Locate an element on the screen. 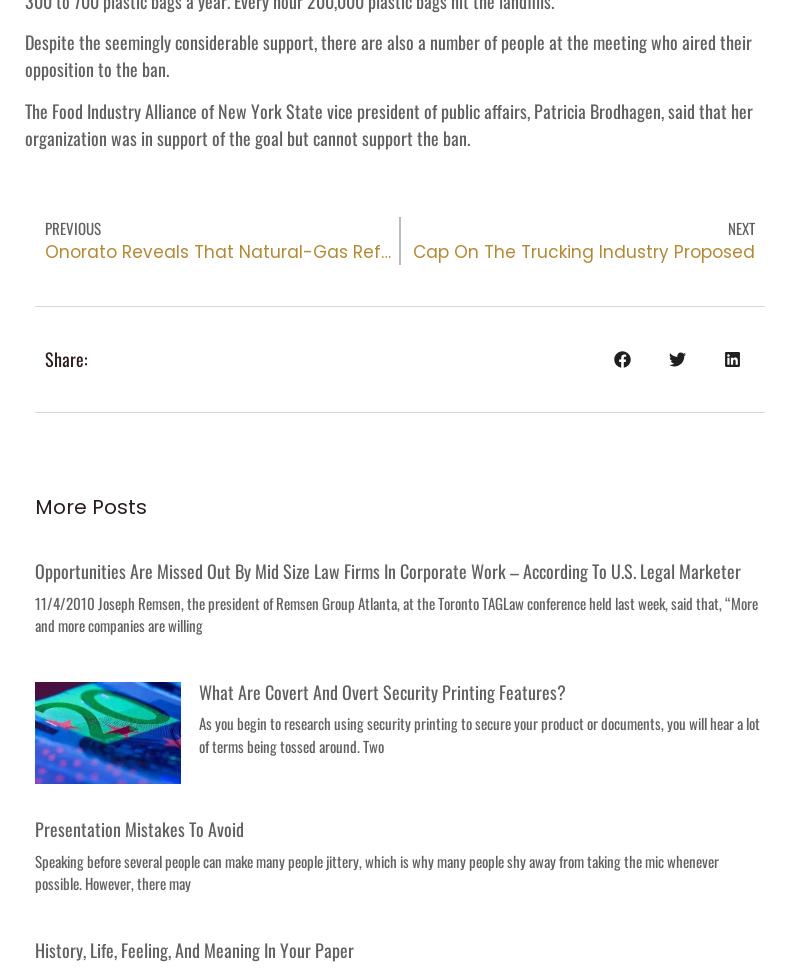 The height and width of the screenshot is (970, 800). 'The Food Industry Alliance of New York State vice president of public affairs, Patricia Brodhagen, said that her organization was in support of the goal but cannot support the ban.' is located at coordinates (388, 123).